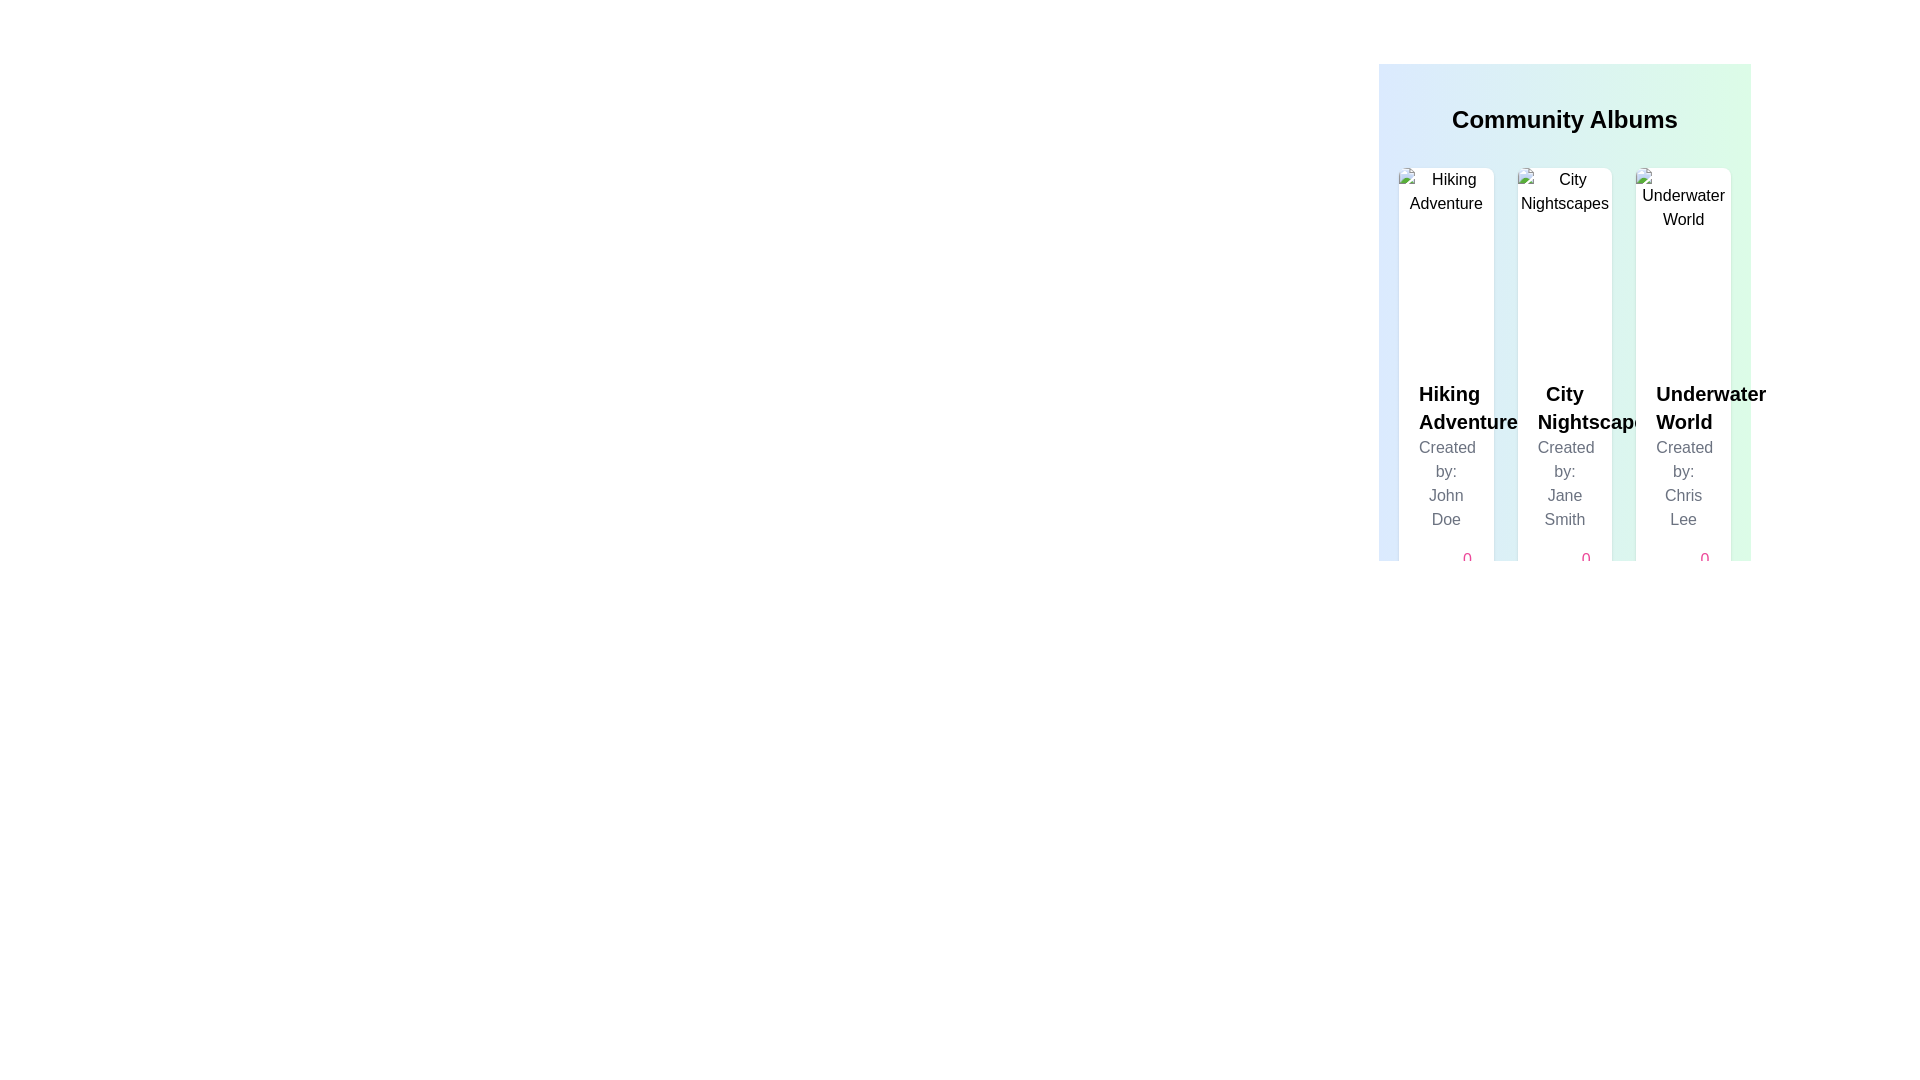 Image resolution: width=1920 pixels, height=1080 pixels. Describe the element at coordinates (1446, 483) in the screenshot. I see `the text label displaying 'Created by: John Doe', which is positioned below the 'Hiking Adventure' title and above the '0 Likes Comments' section` at that location.